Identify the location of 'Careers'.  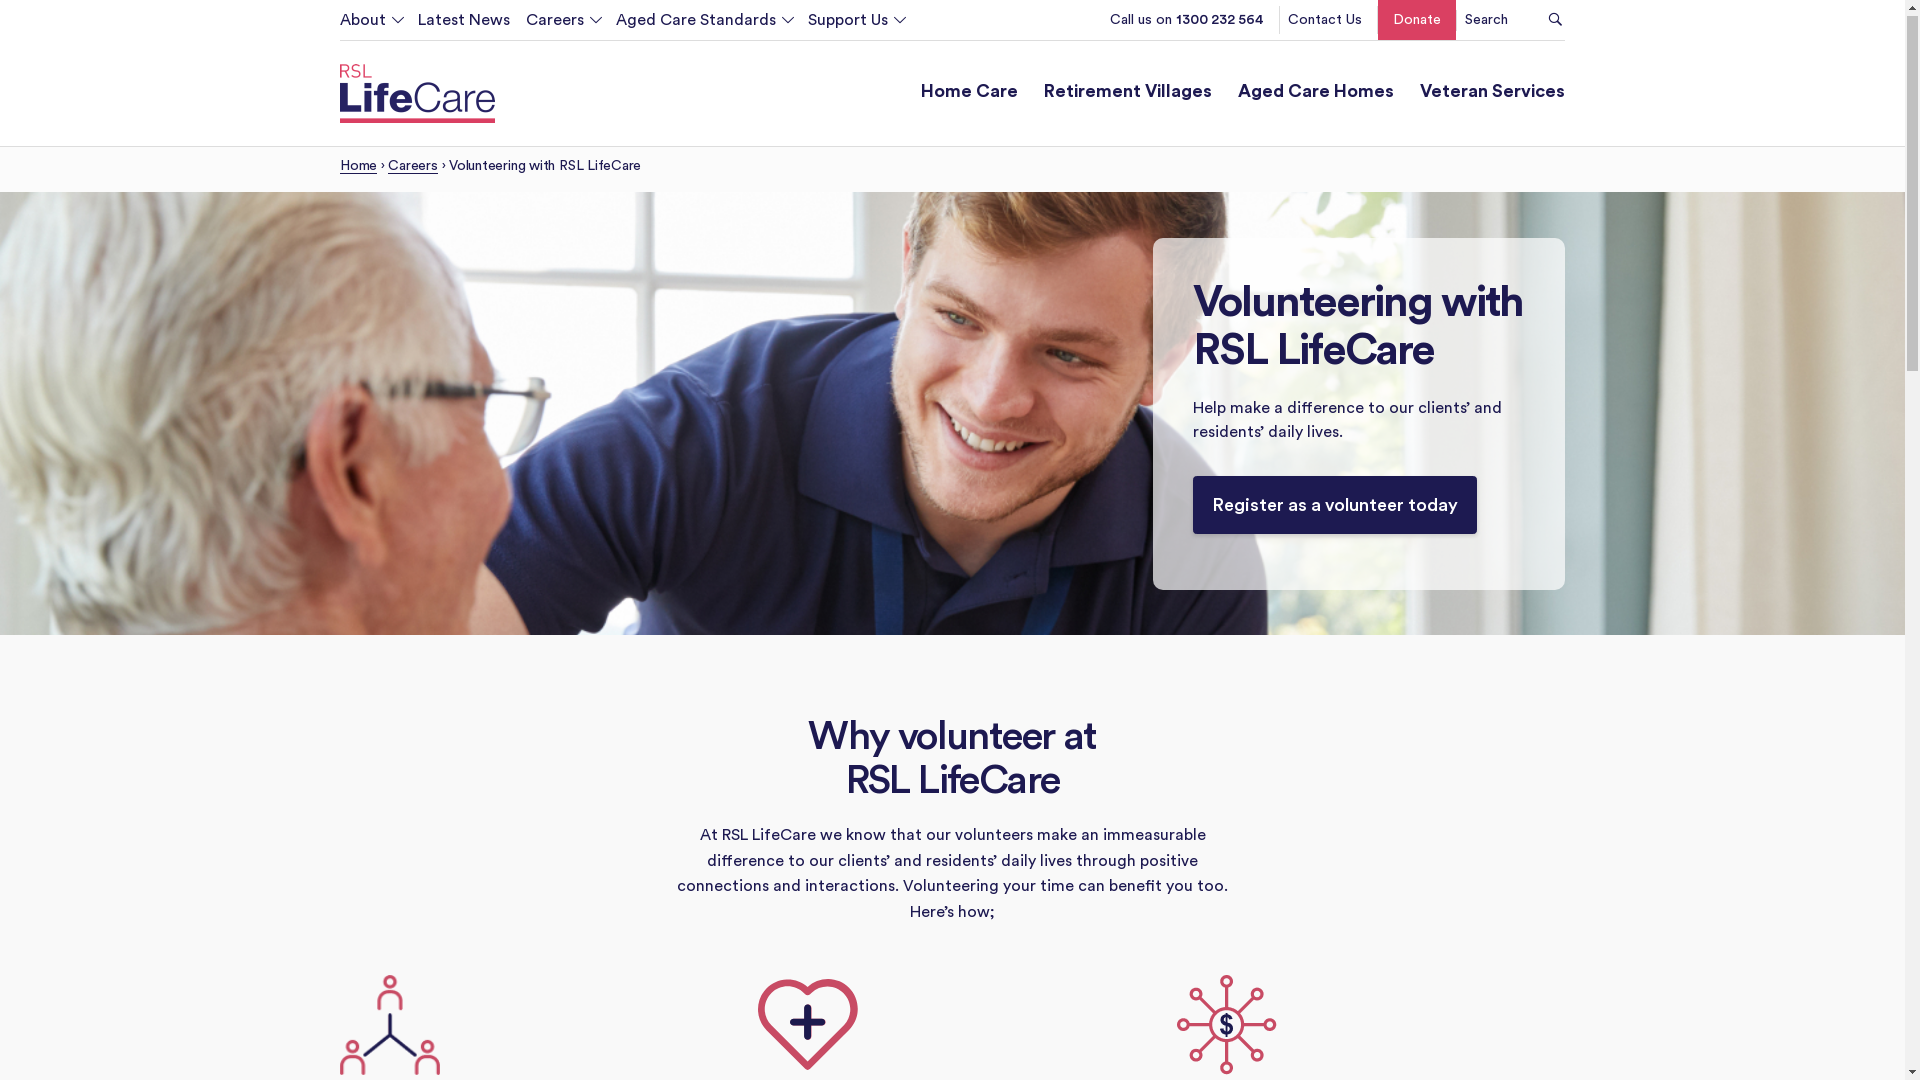
(411, 170).